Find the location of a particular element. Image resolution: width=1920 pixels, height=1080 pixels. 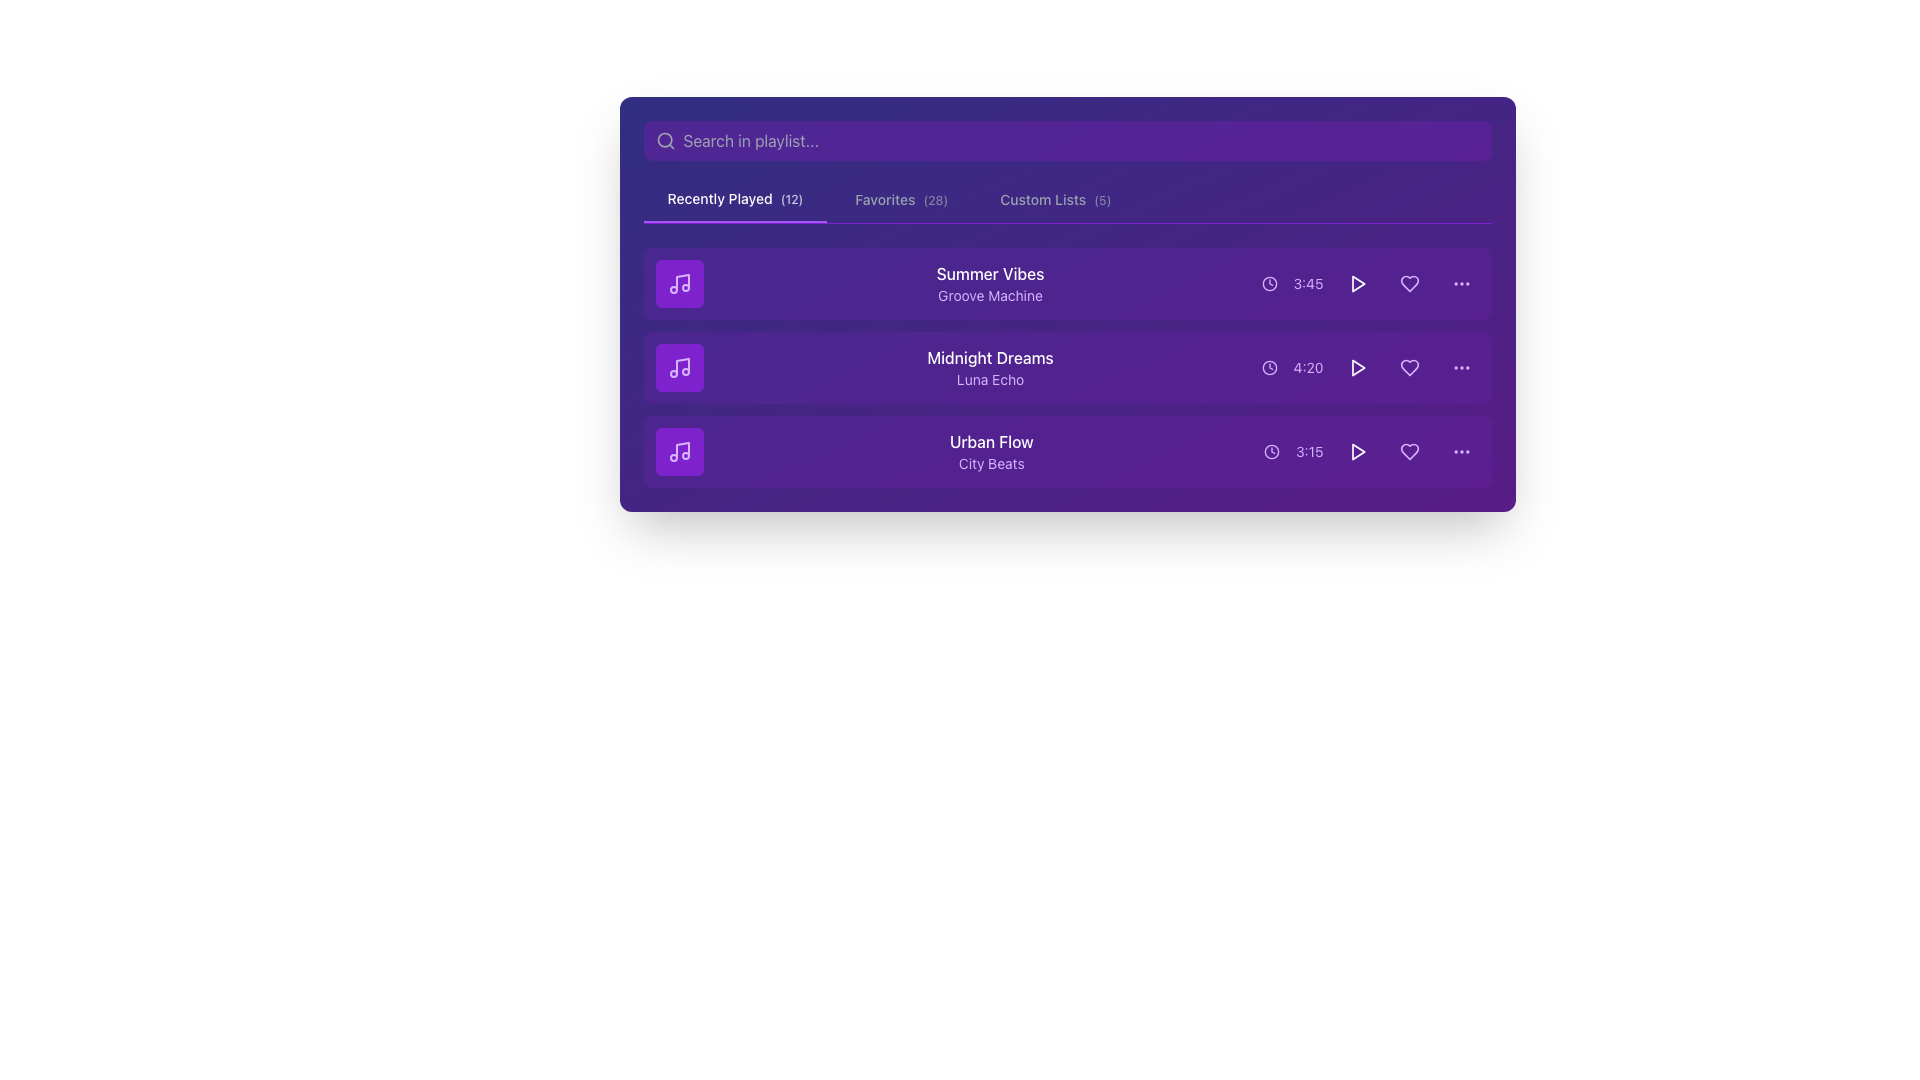

the heart icon button to favorite or unfavorite the 'Midnight Dreams' song located to the right of the song duration and play button is located at coordinates (1408, 367).